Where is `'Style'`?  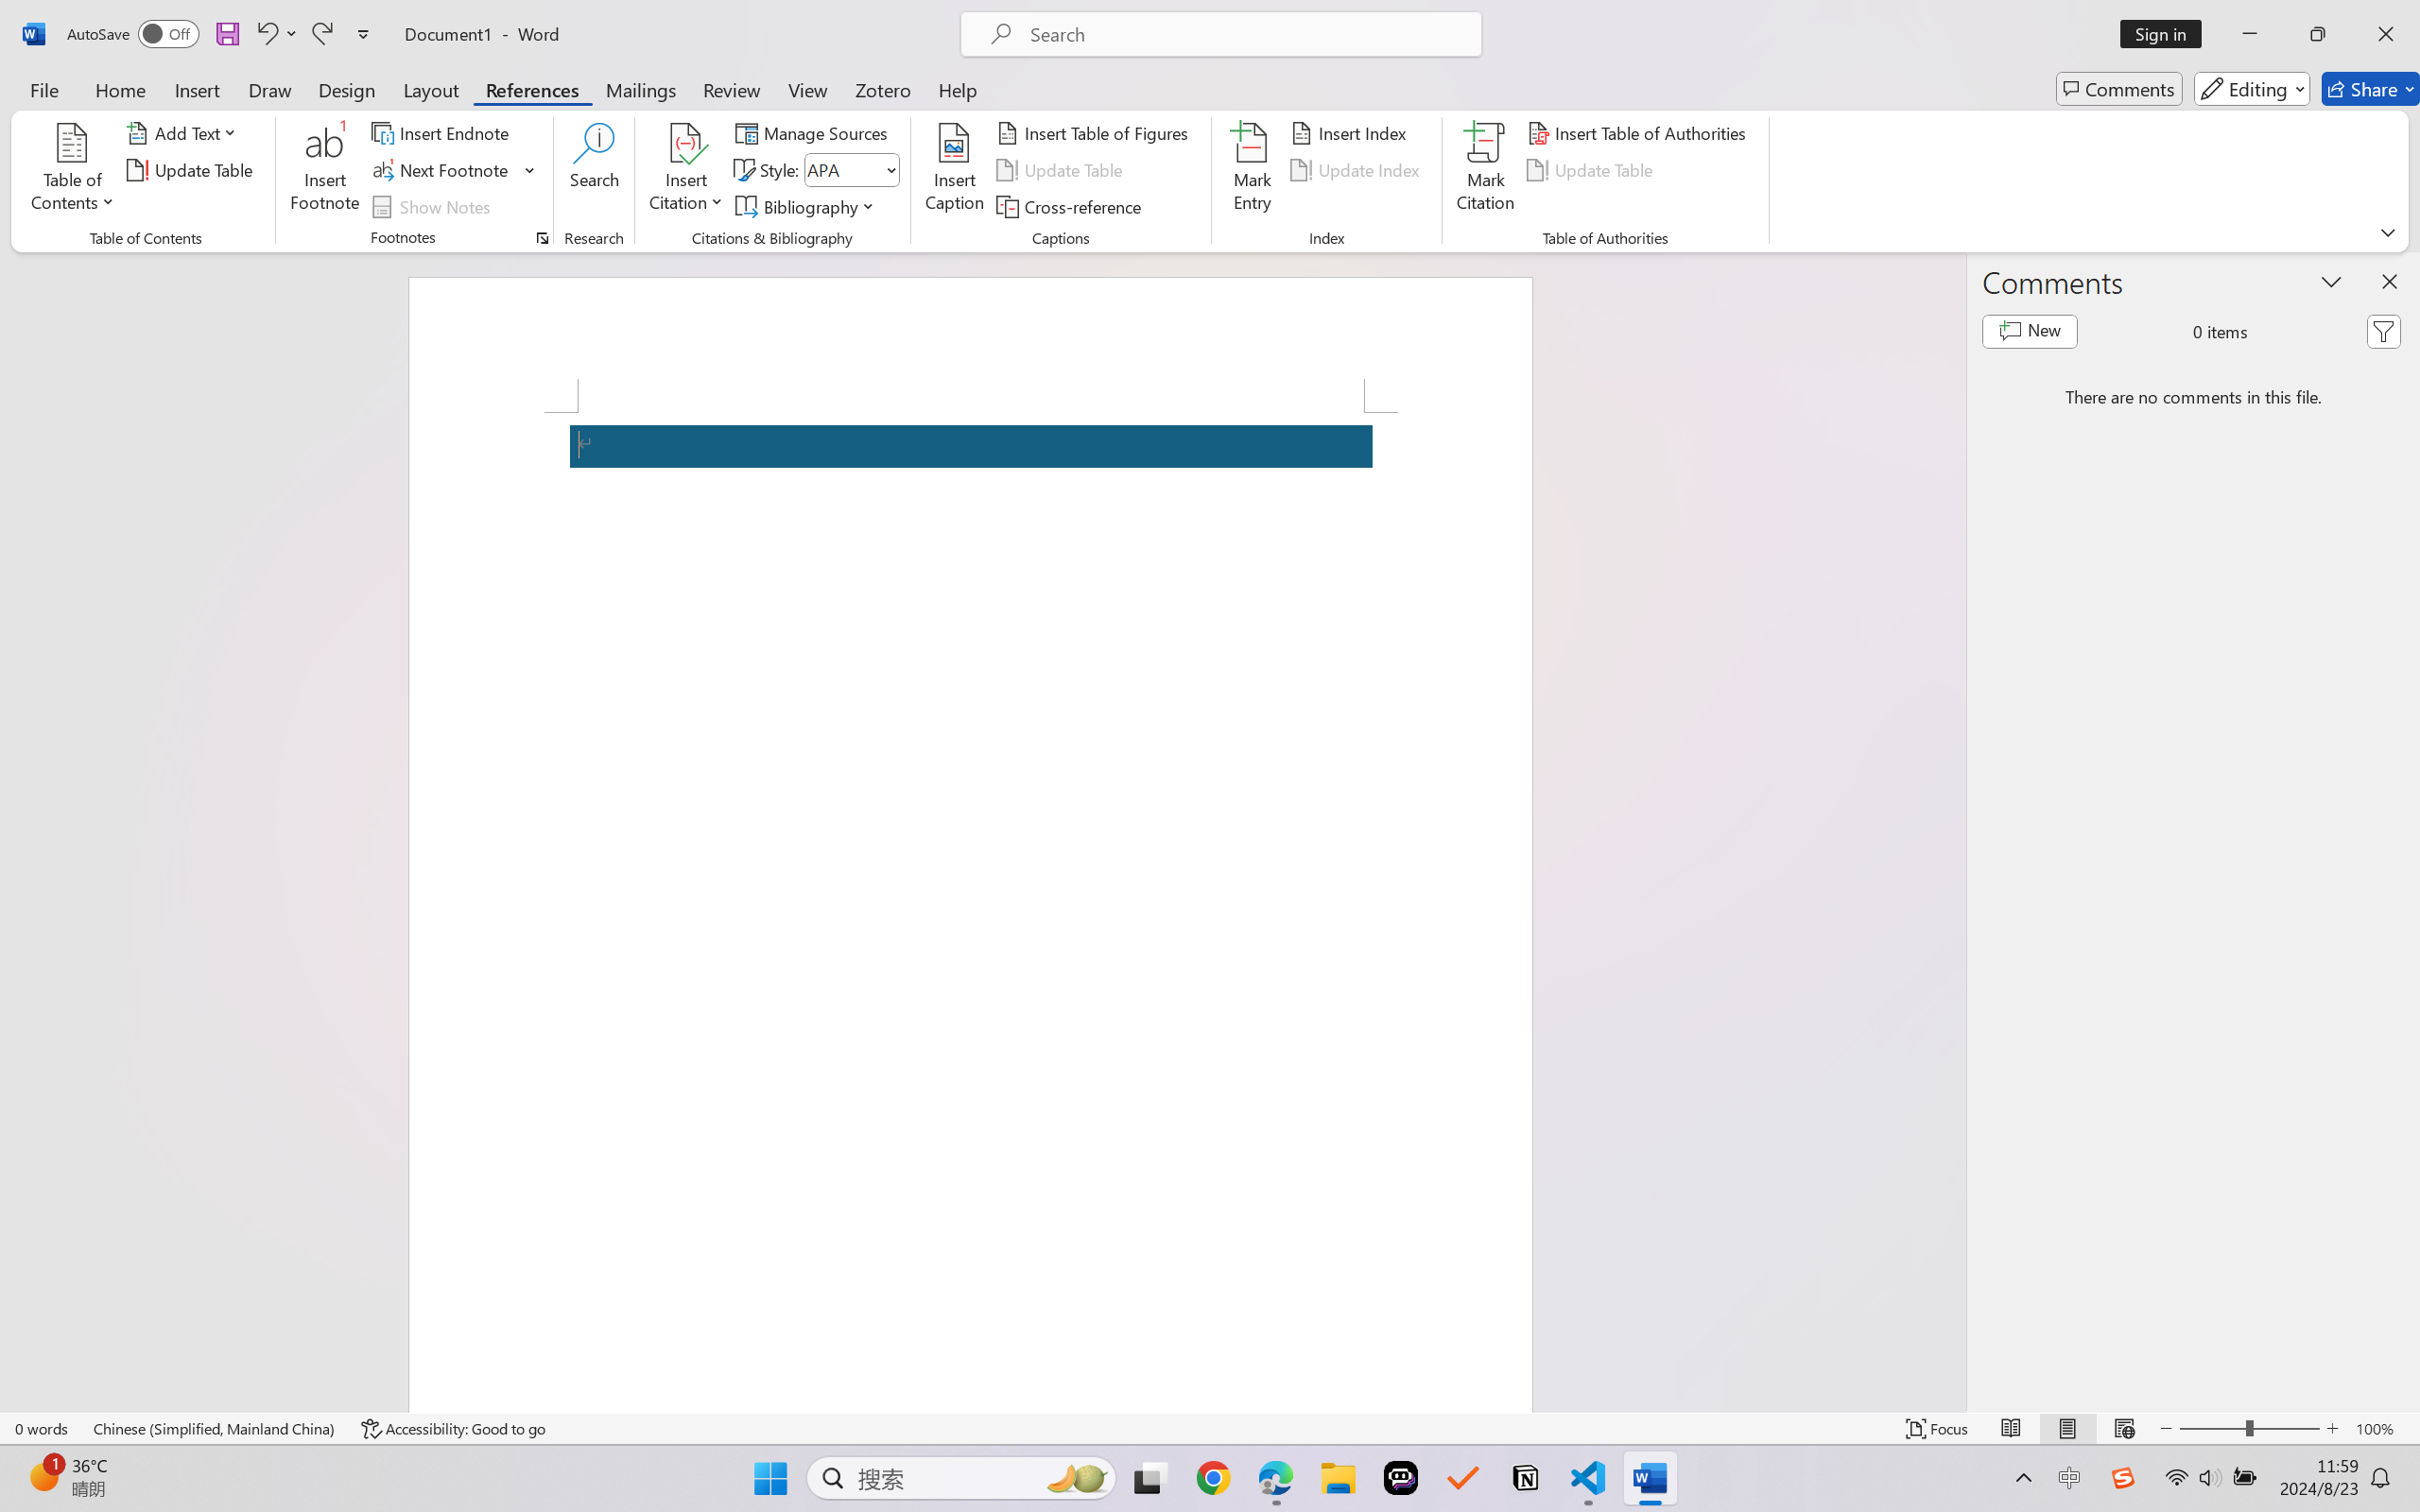
'Style' is located at coordinates (851, 170).